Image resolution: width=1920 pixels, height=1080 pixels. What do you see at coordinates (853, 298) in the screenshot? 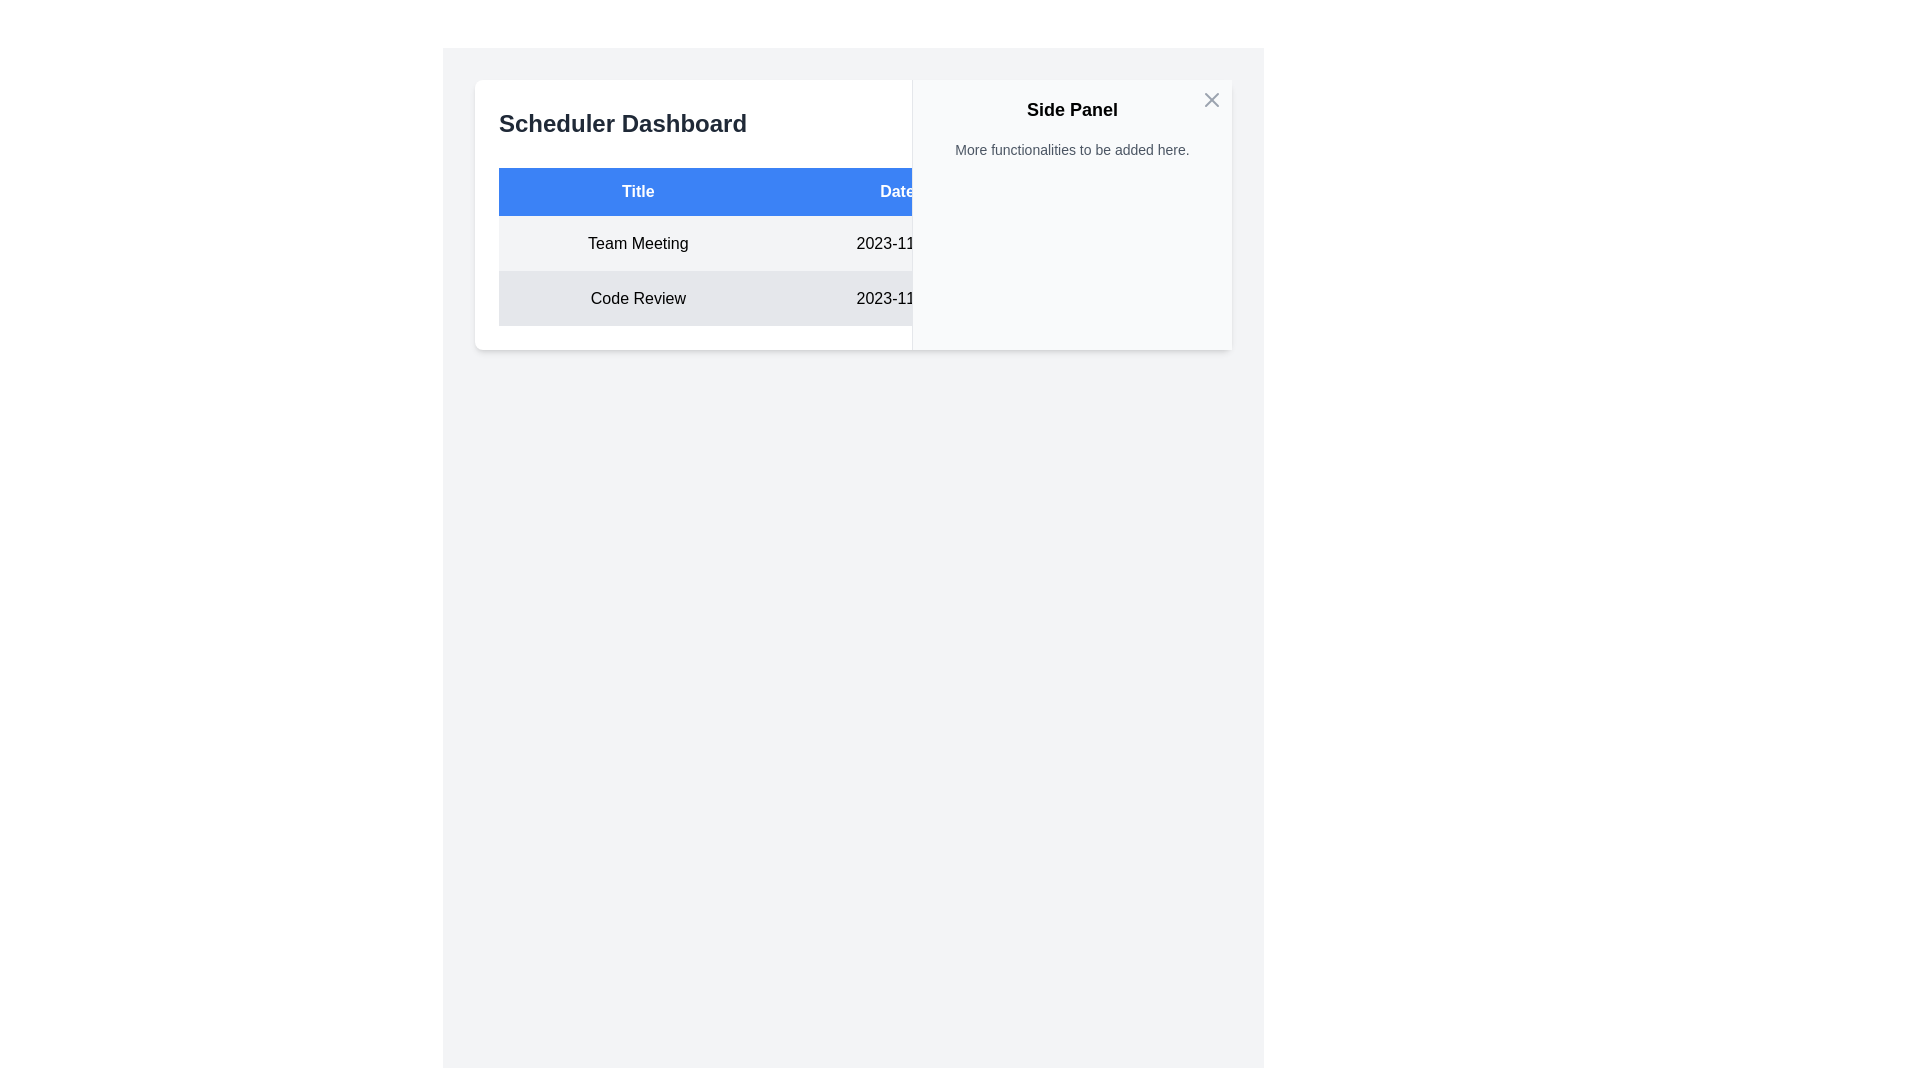
I see `the second row in the procedural schedule table under the 'Scheduler Dashboard' section` at bounding box center [853, 298].